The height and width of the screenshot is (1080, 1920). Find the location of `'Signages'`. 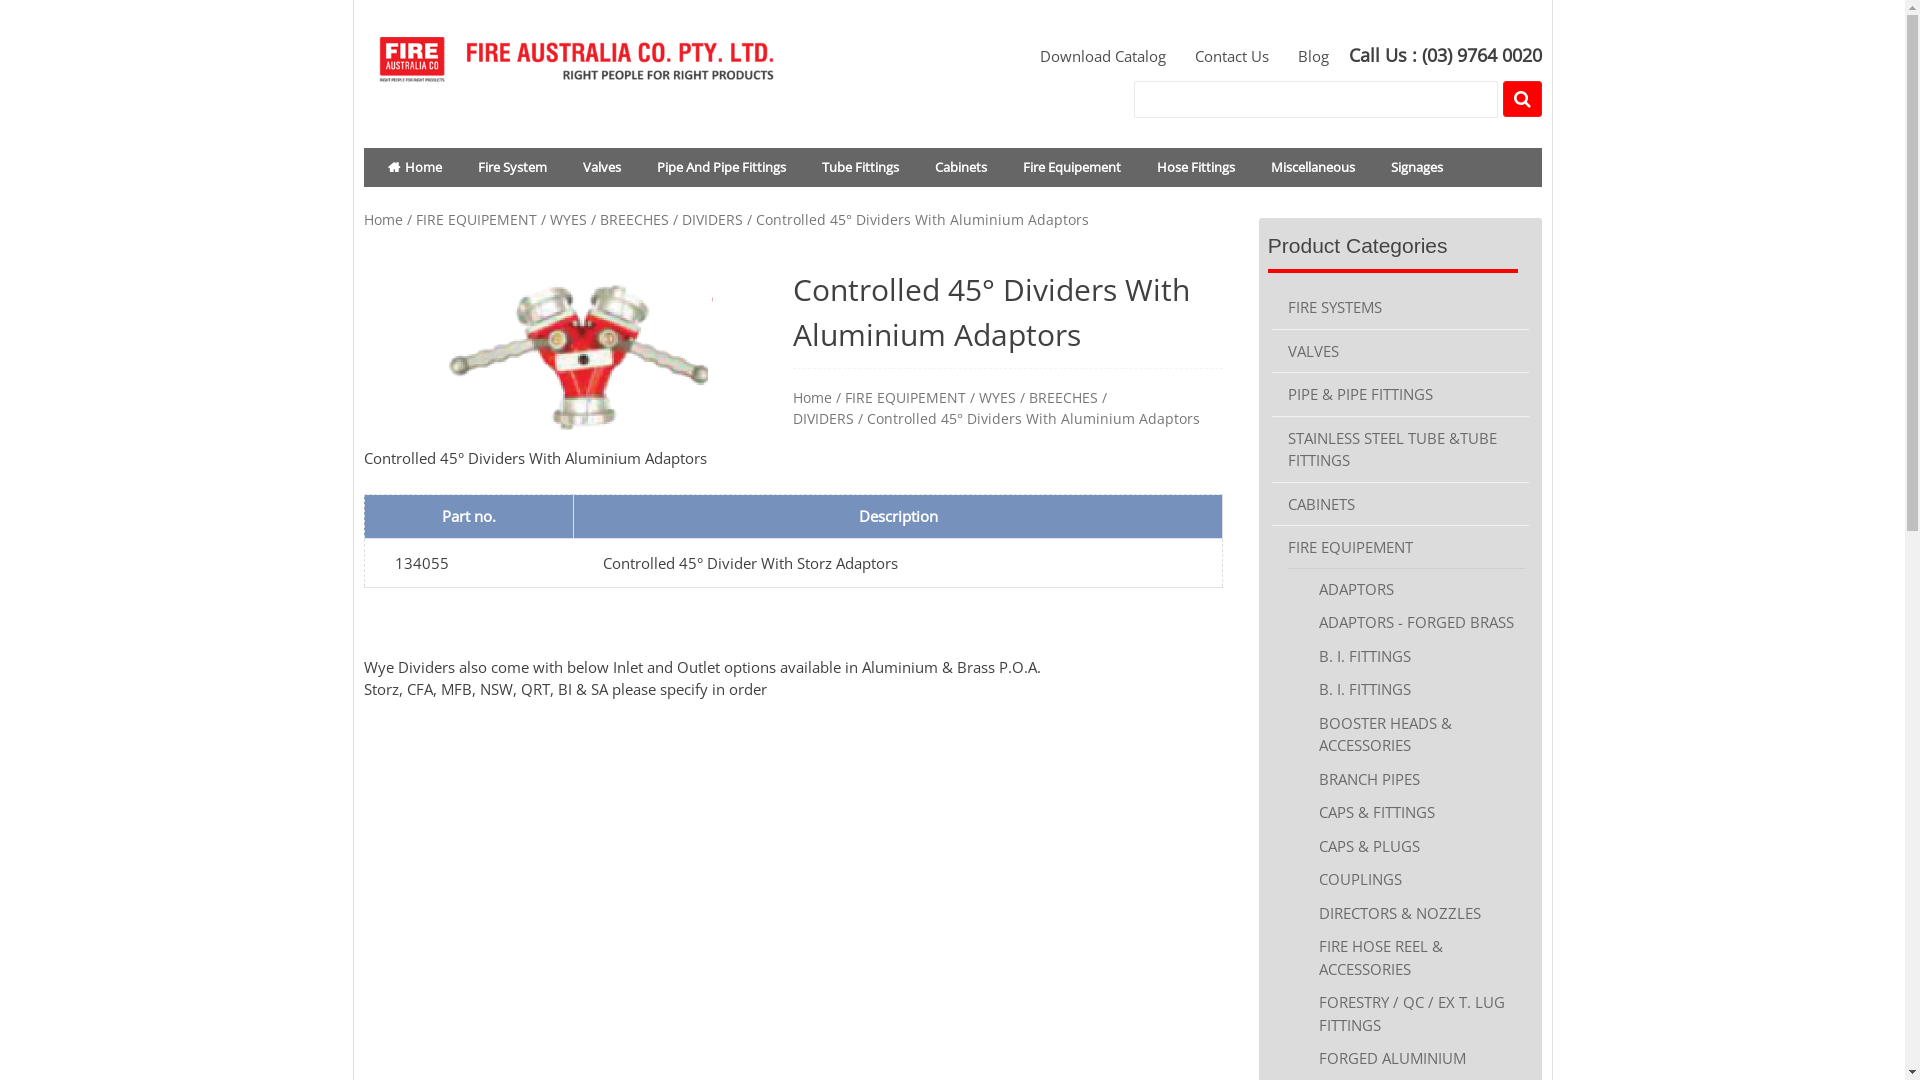

'Signages' is located at coordinates (1415, 166).